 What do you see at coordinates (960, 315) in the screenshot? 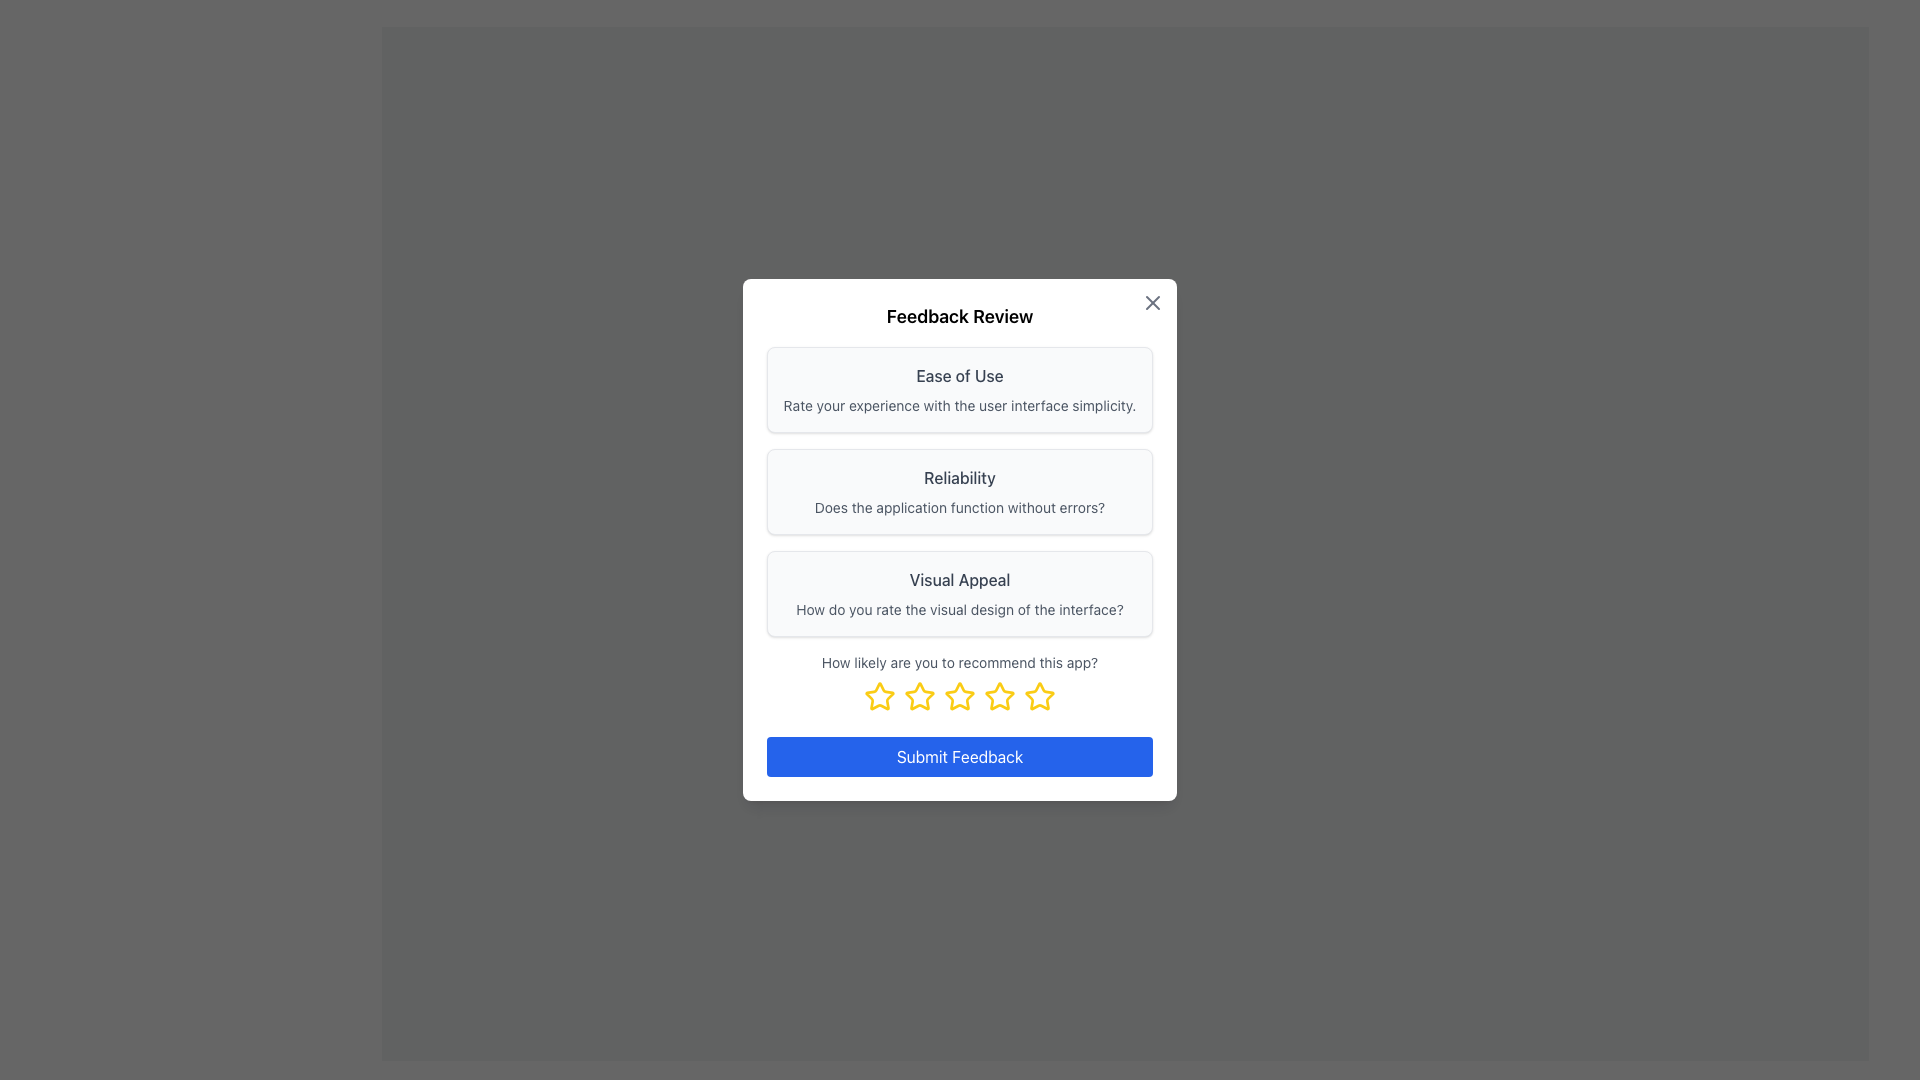
I see `the 'Feedback Review' text component, which is displayed in bold, large-sized font and is centered horizontally within a white card with rounded corners and a shadow effect` at bounding box center [960, 315].